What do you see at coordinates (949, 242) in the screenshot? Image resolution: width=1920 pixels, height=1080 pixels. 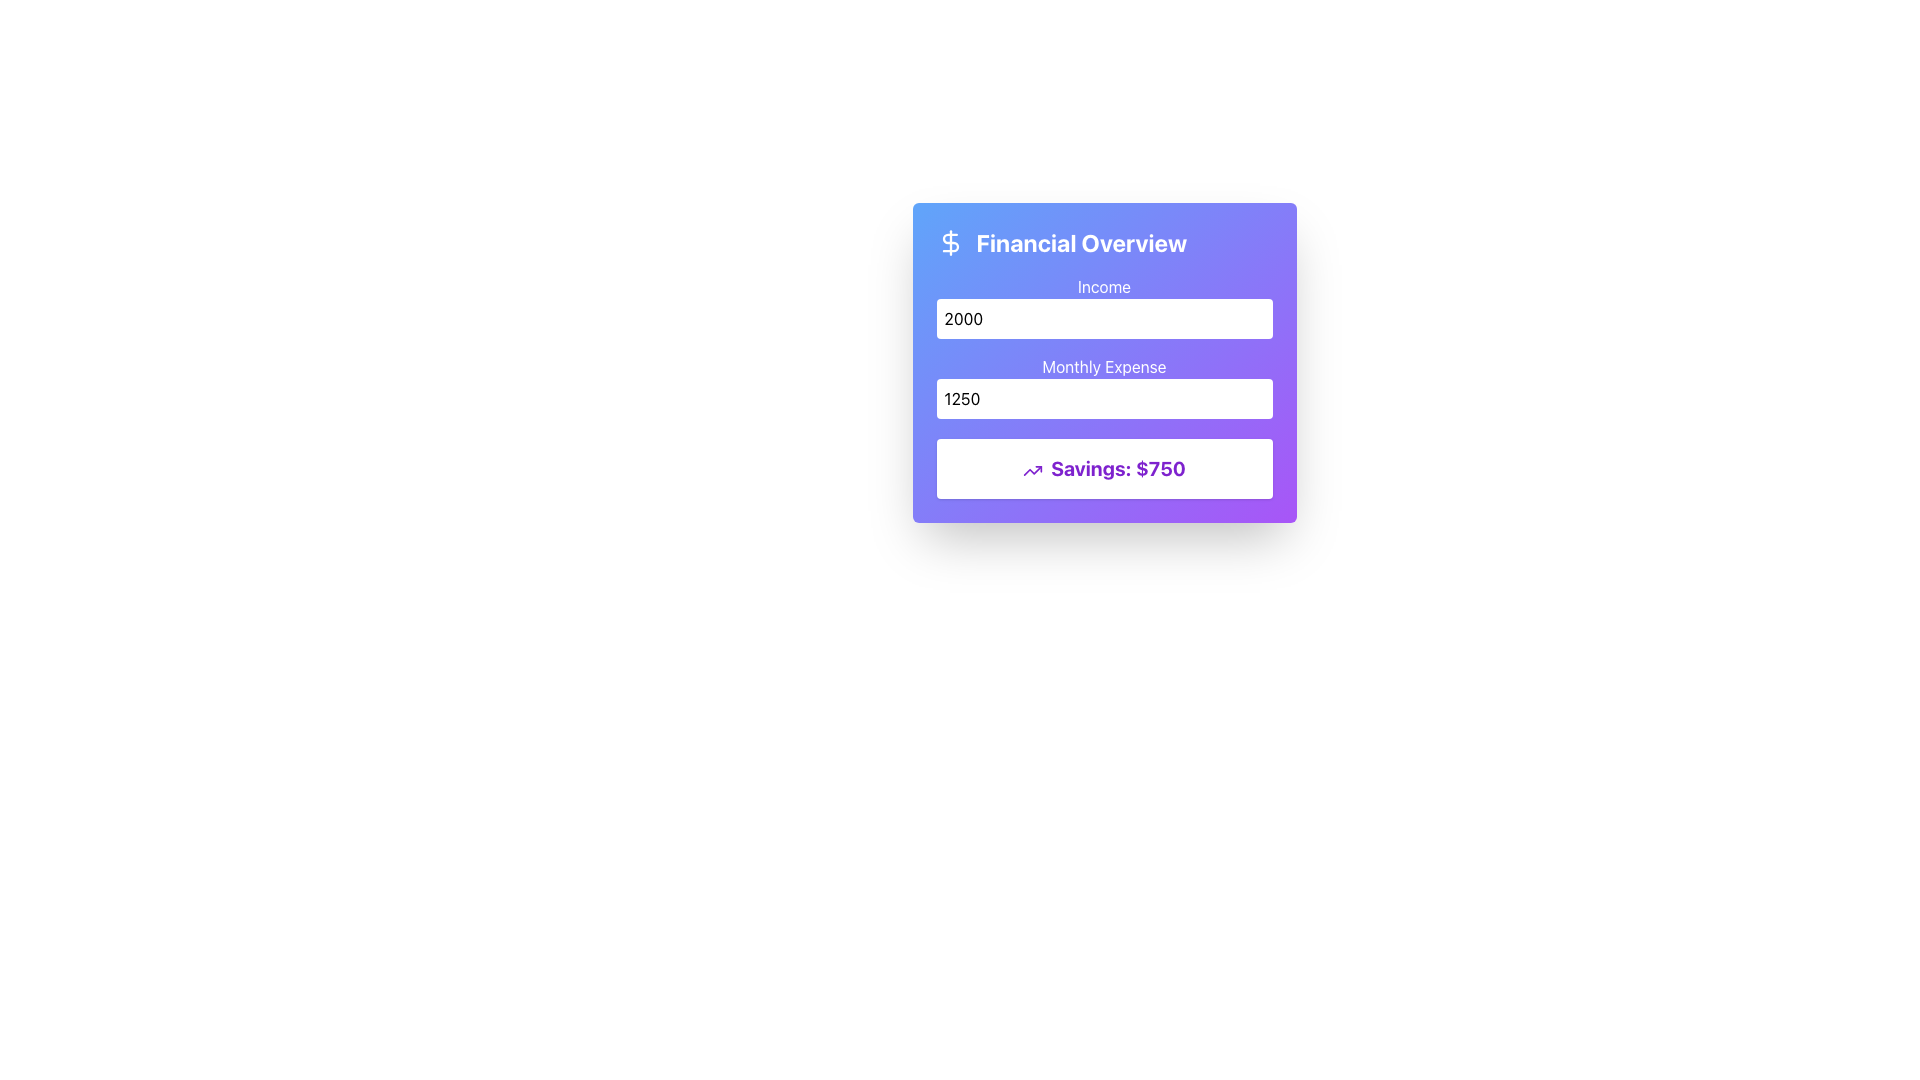 I see `the financial icon located in the header section of the 'Financial Overview' panel by moving the cursor to its center` at bounding box center [949, 242].